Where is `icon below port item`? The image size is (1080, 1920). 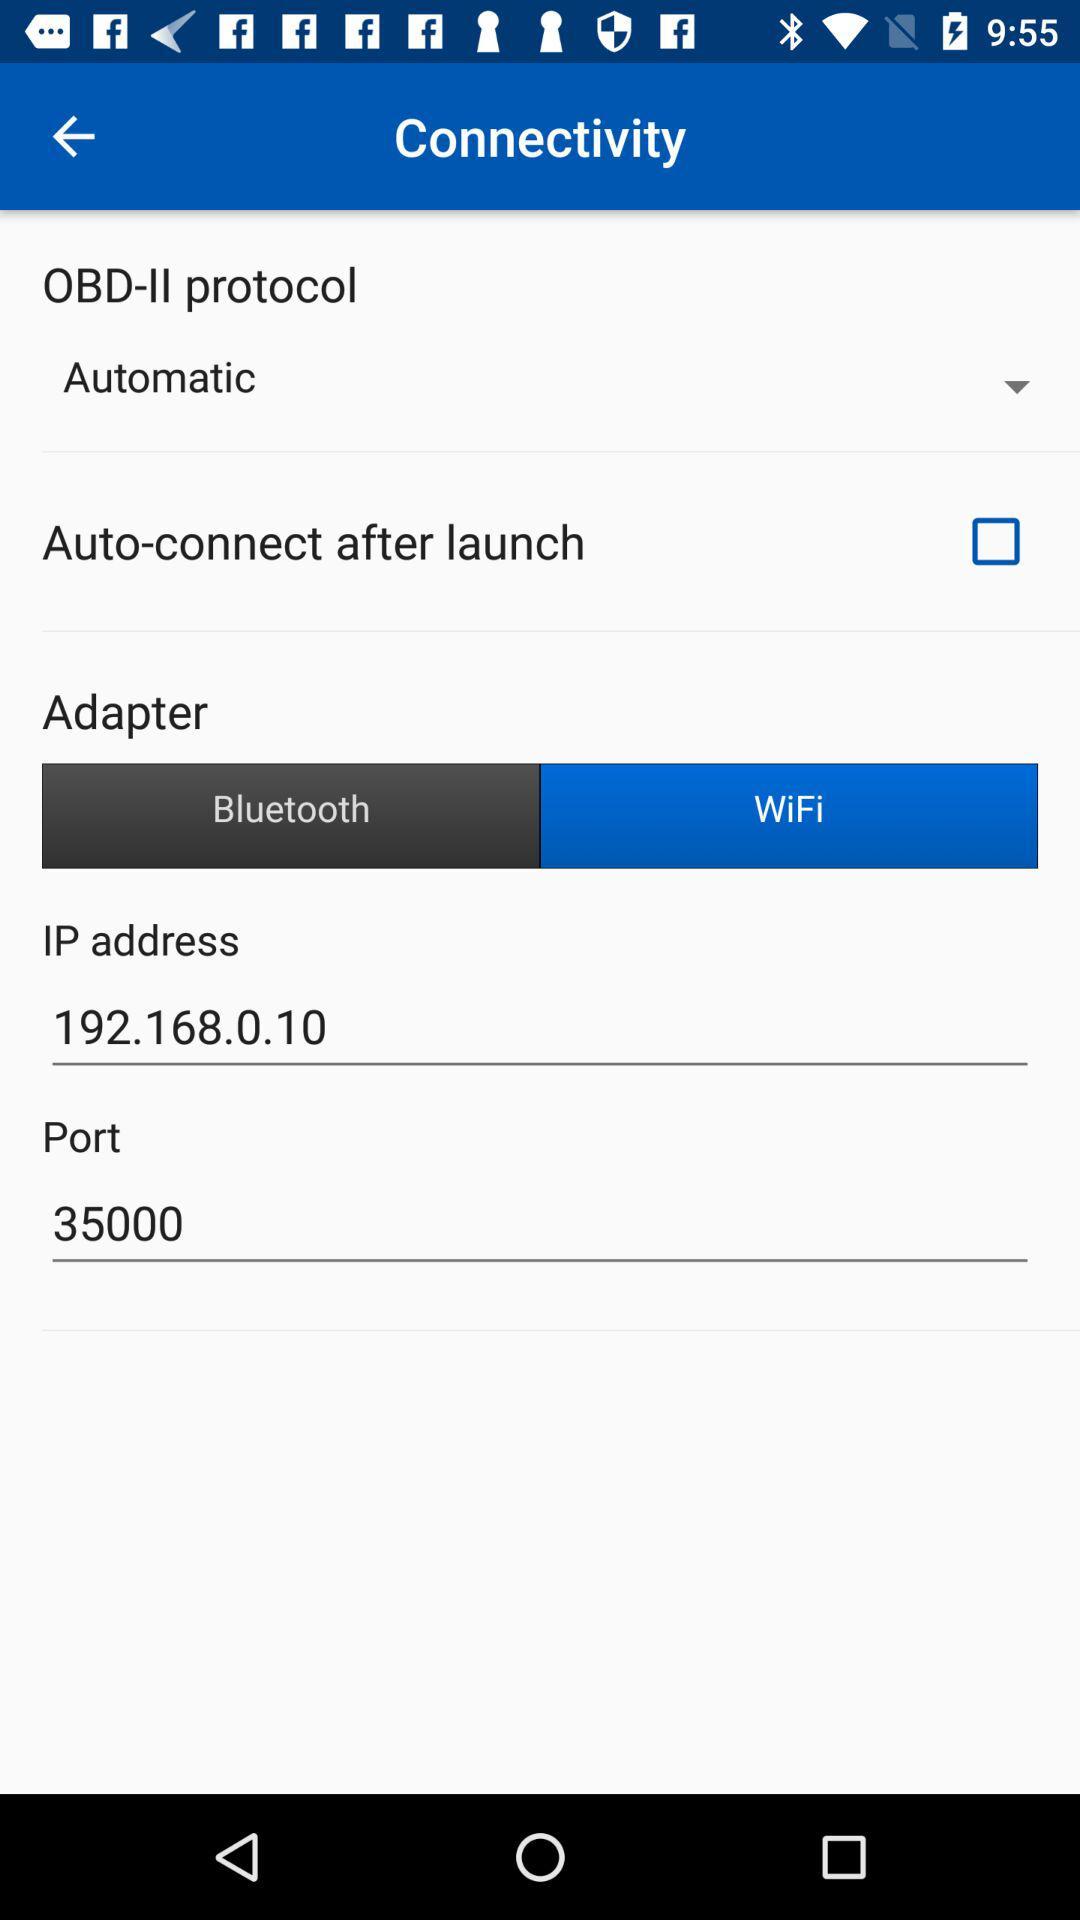
icon below port item is located at coordinates (540, 1222).